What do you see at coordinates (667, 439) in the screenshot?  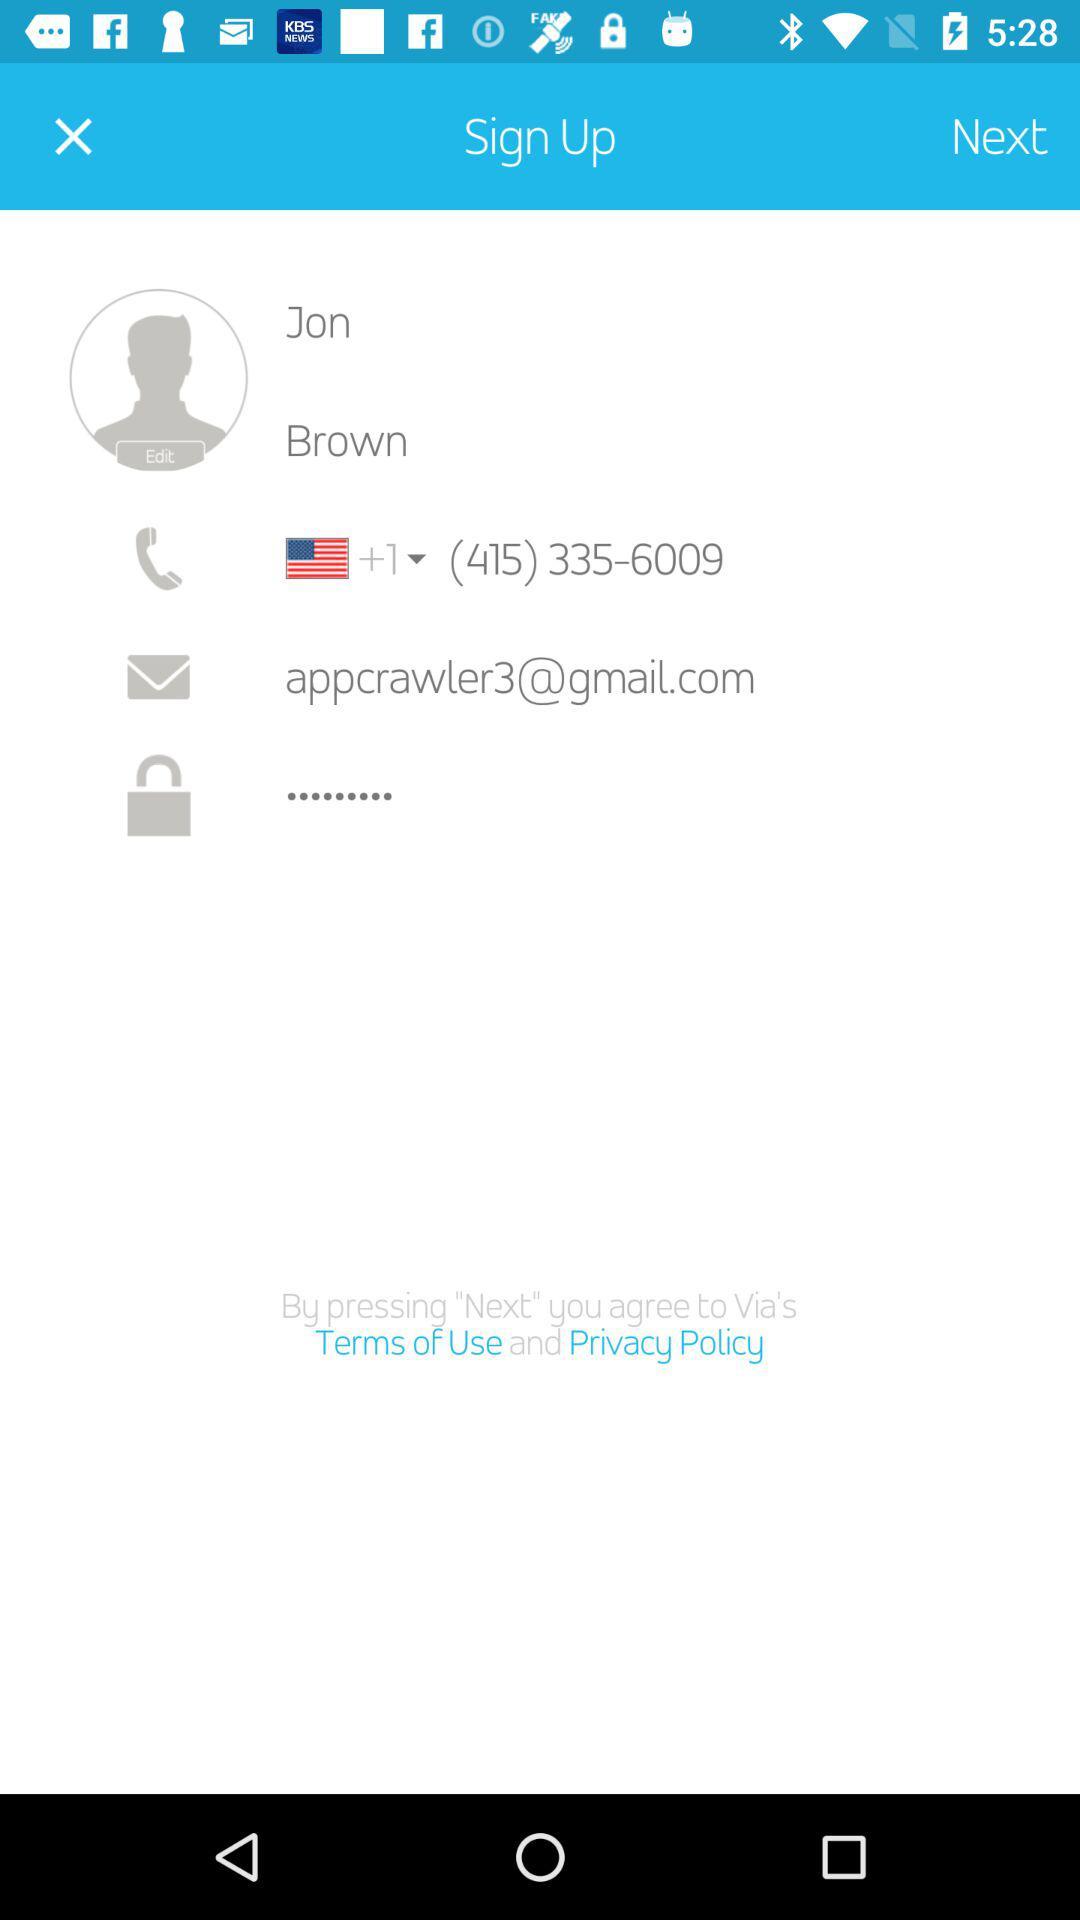 I see `item below jon icon` at bounding box center [667, 439].